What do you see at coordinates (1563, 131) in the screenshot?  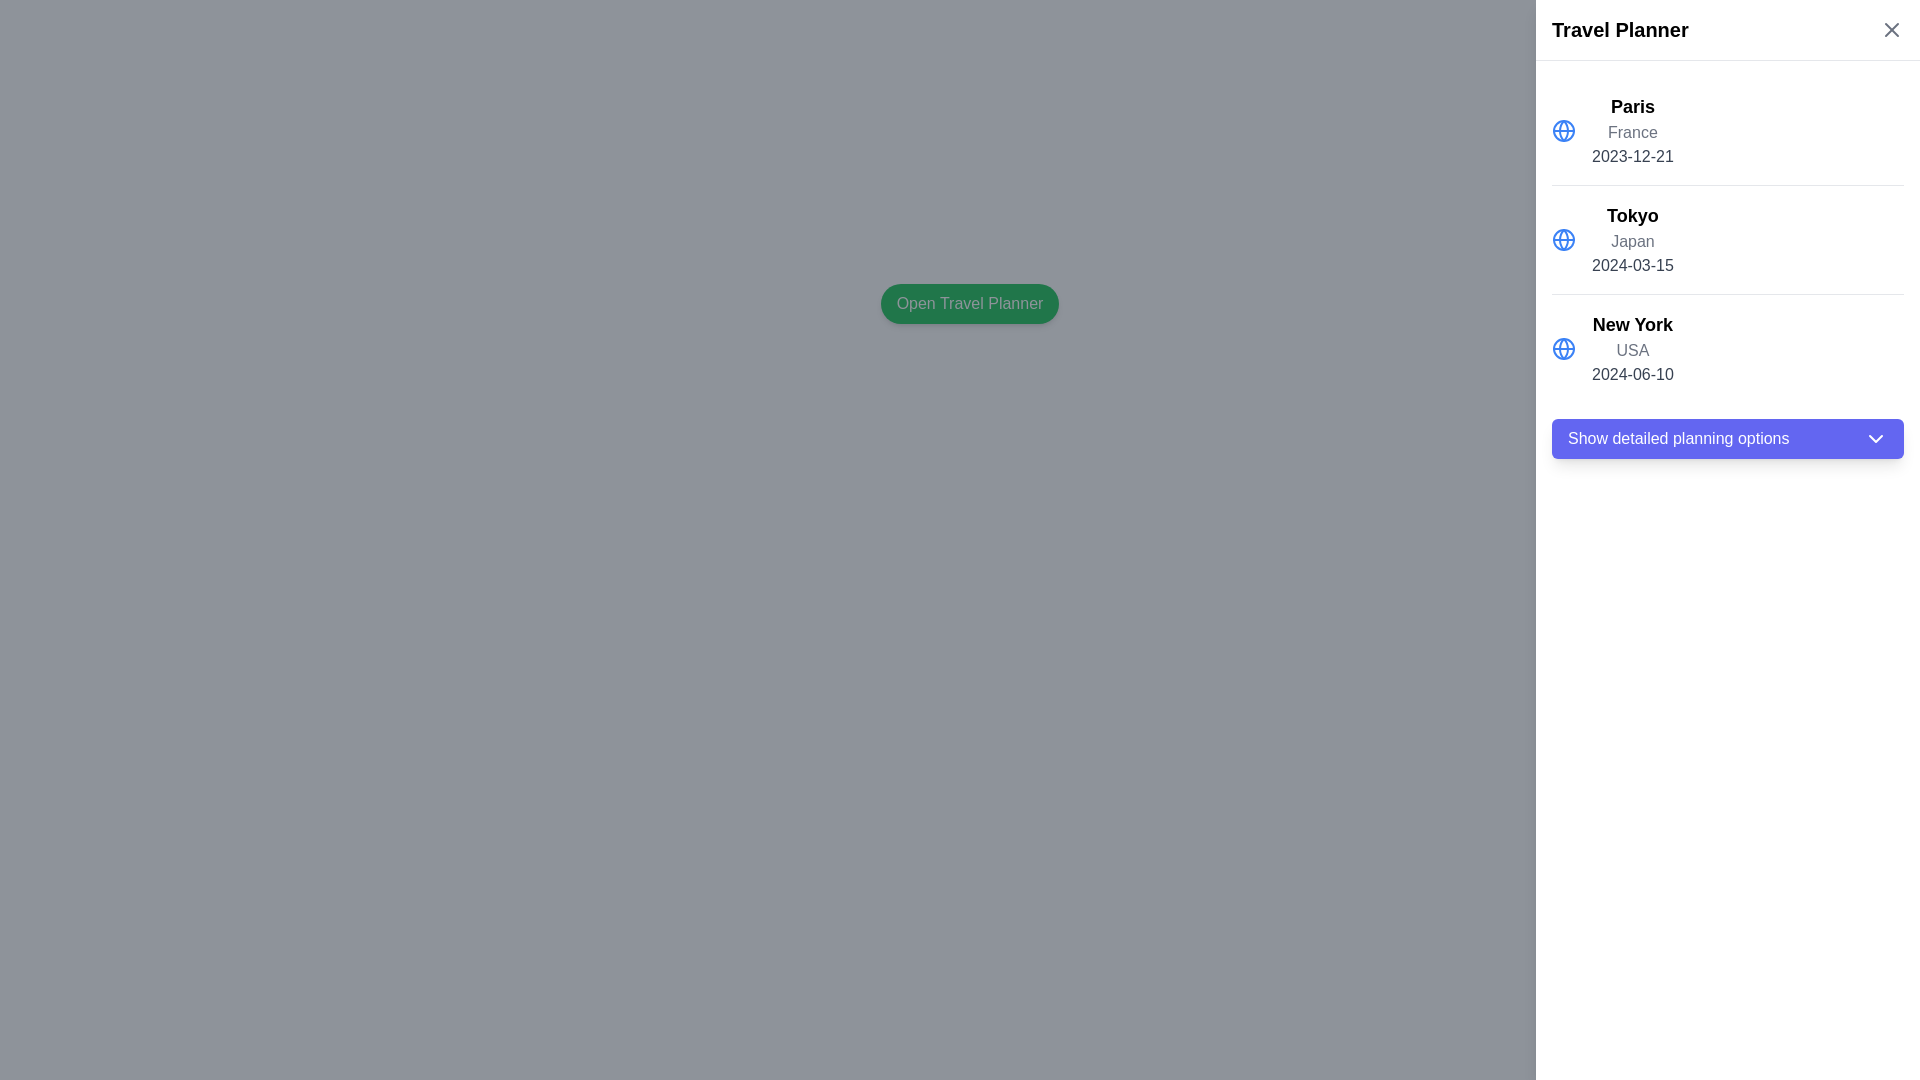 I see `the globe icon styled with a blue color located at the beginning of the list element labeled 'Paris' in the travel planner UI` at bounding box center [1563, 131].